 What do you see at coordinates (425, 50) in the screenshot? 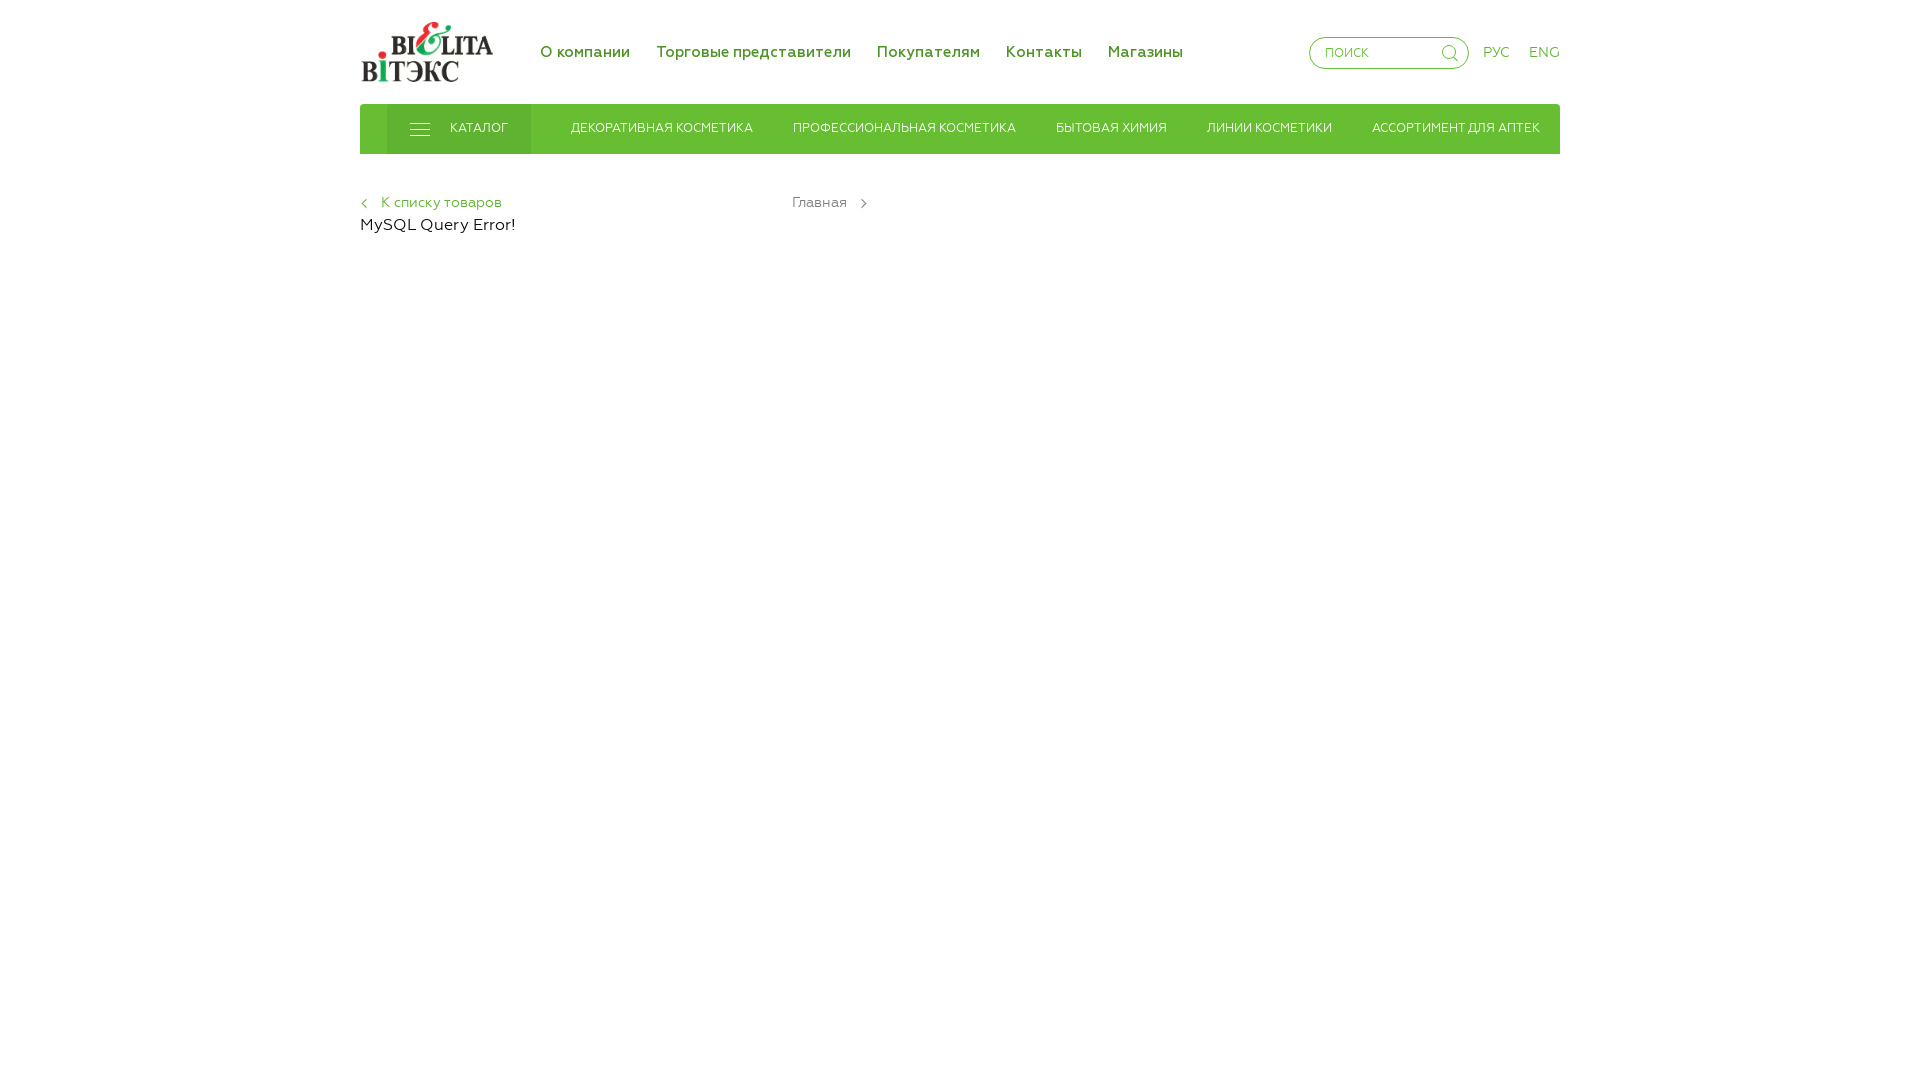
I see `'Belita&Vitex'` at bounding box center [425, 50].